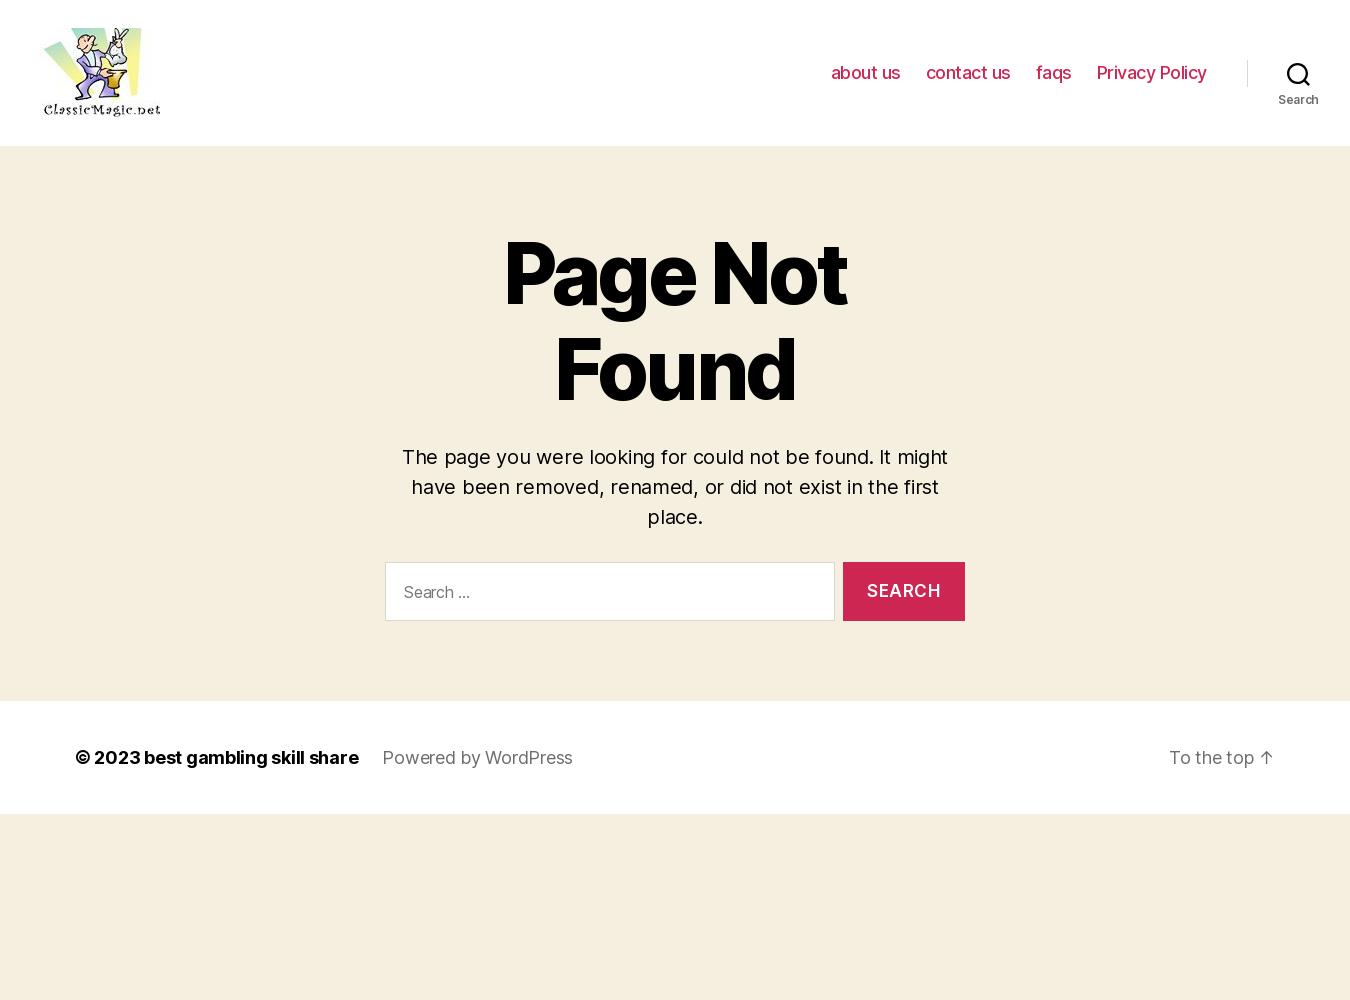 This screenshot has height=1000, width=1350. I want to click on 'best gambling skill share', so click(249, 756).